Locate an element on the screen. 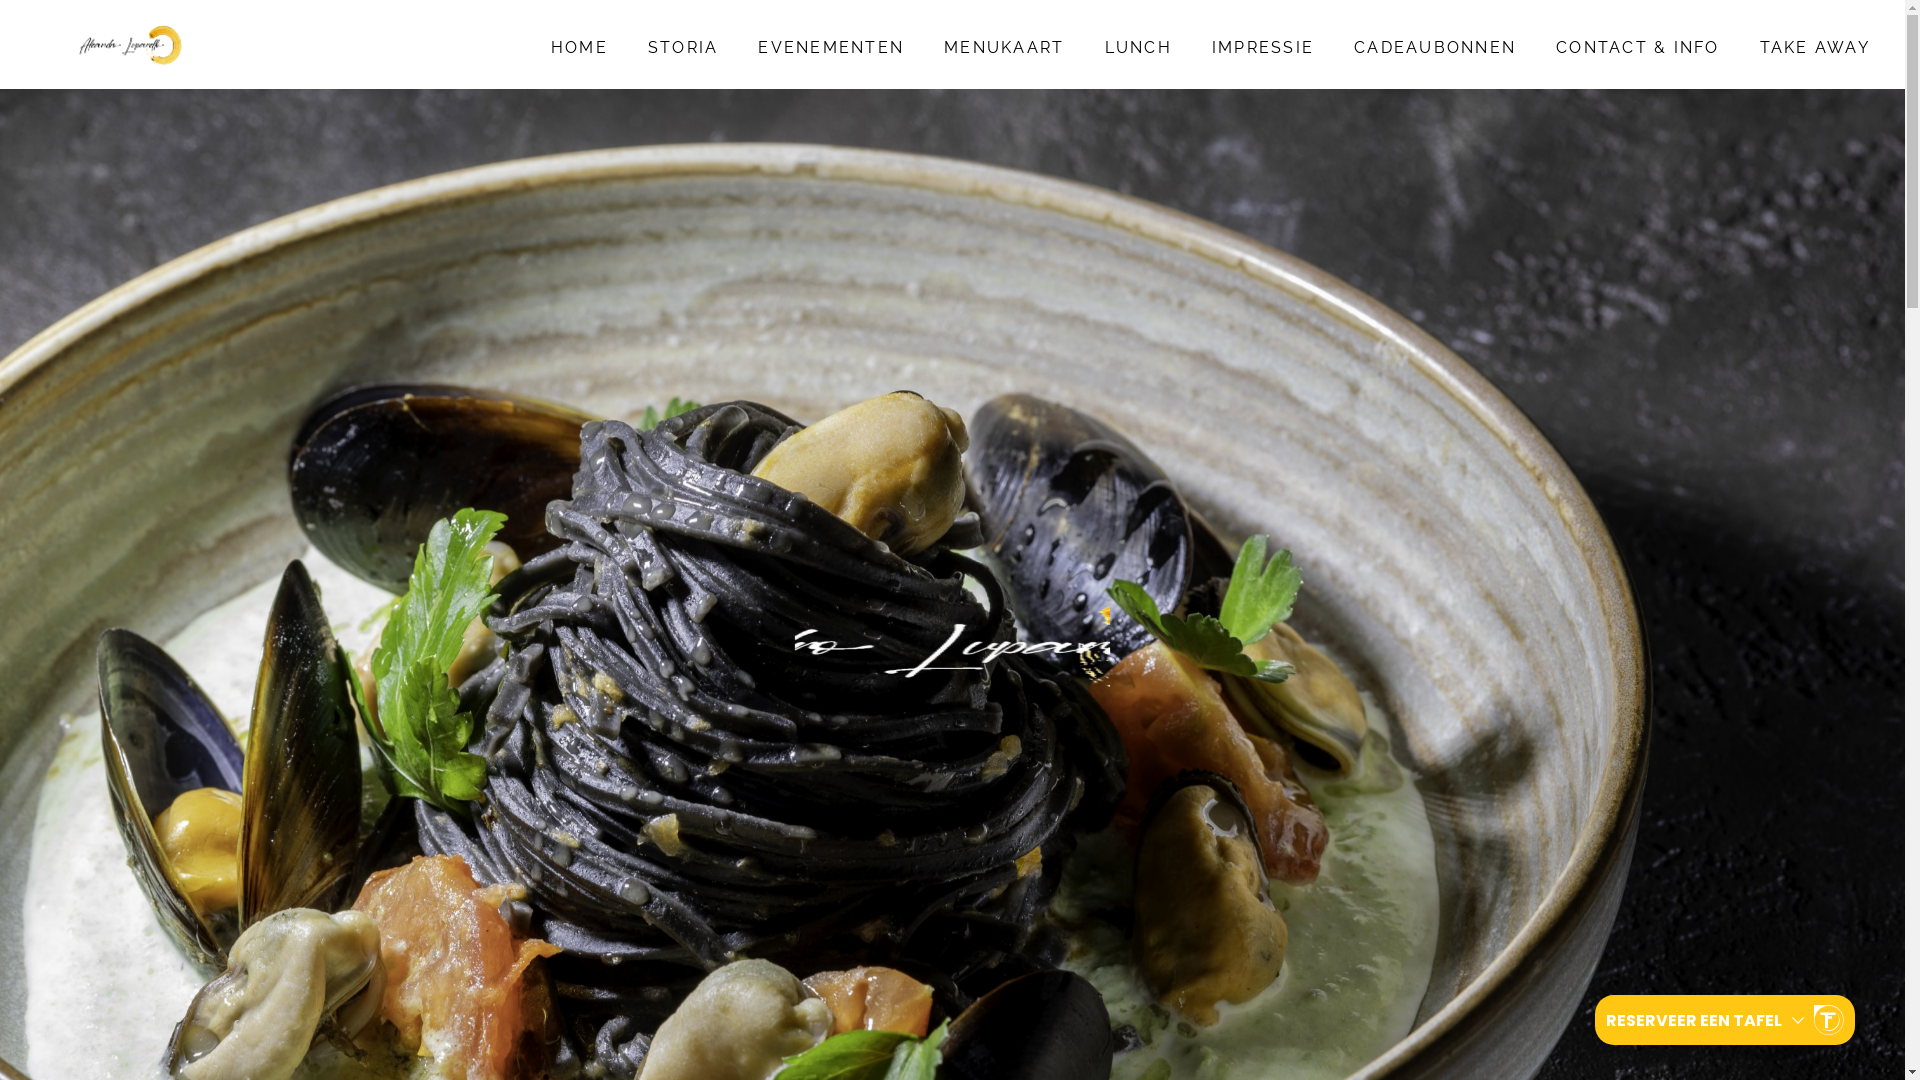 This screenshot has height=1080, width=1920. 'MENUKAART' is located at coordinates (1003, 46).